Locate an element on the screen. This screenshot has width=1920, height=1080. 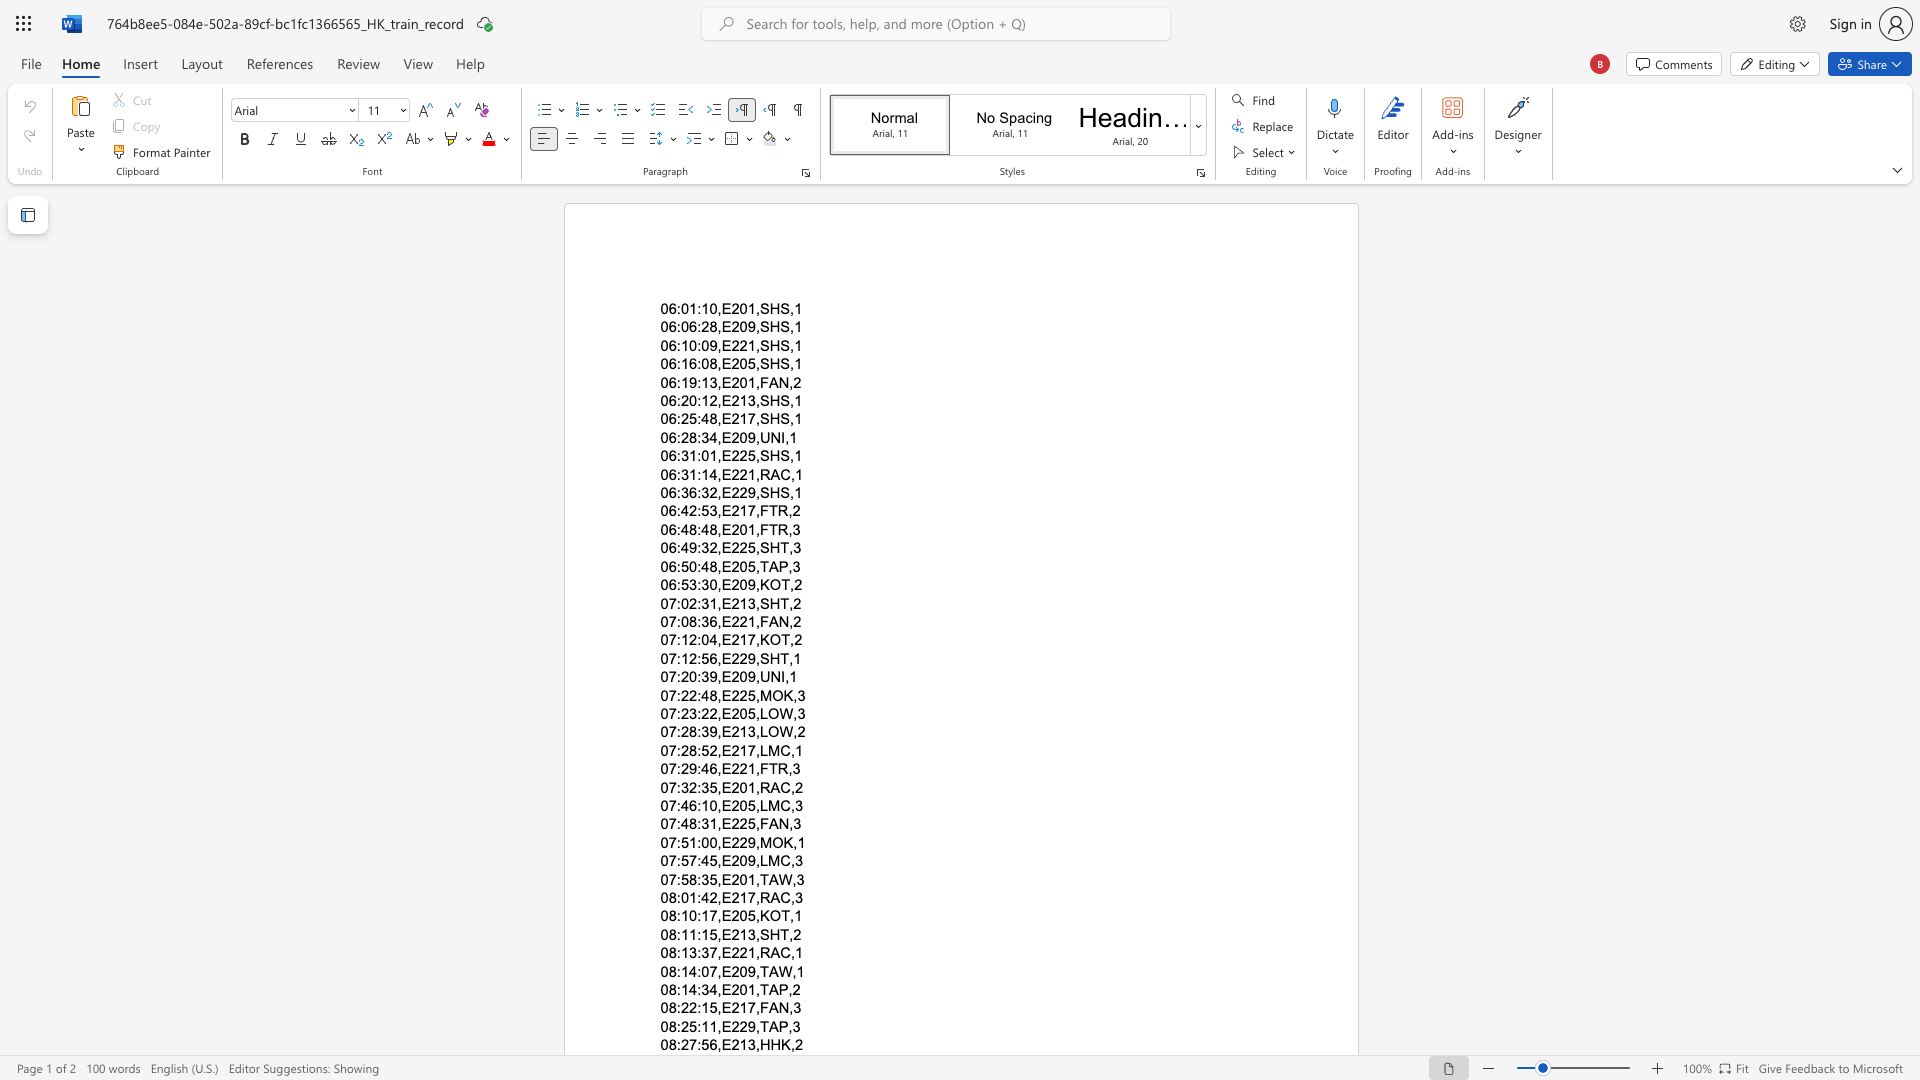
the space between the continuous character "6" and ":" in the text is located at coordinates (675, 510).